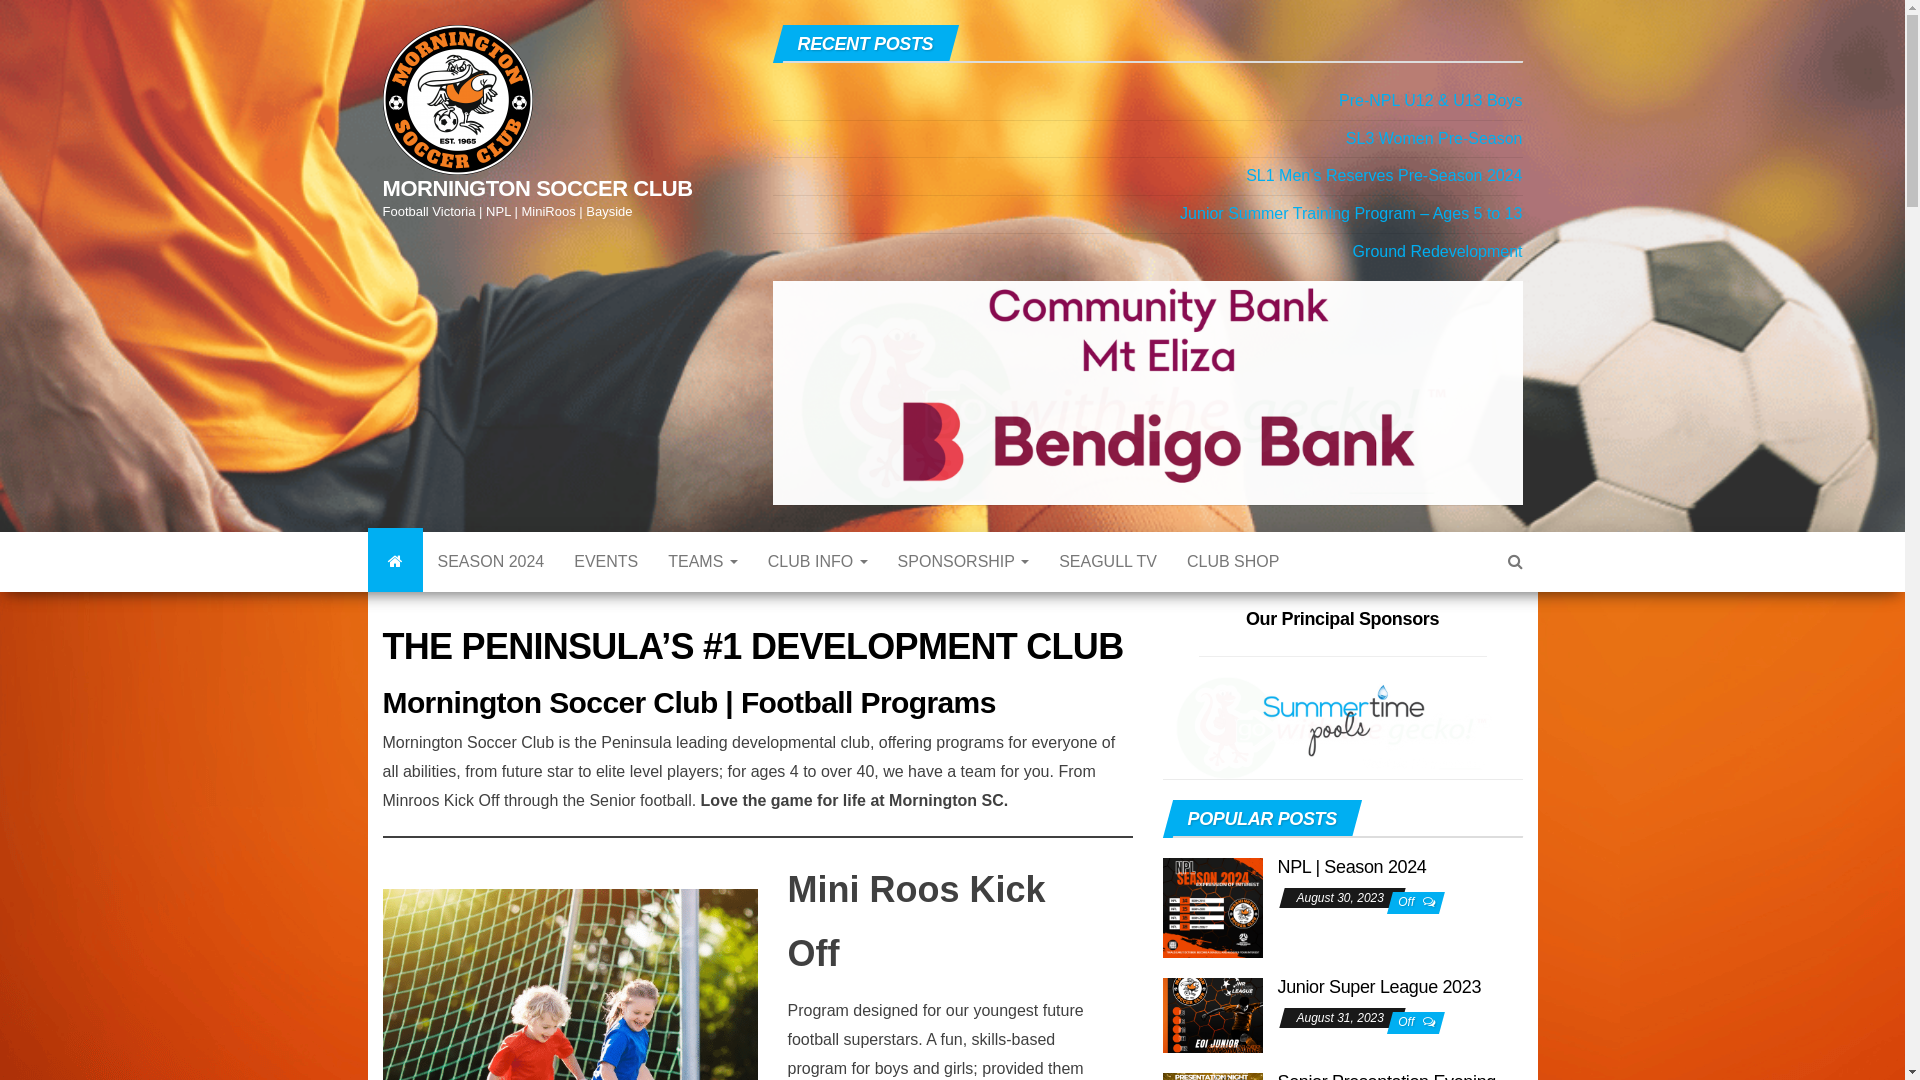 Image resolution: width=1920 pixels, height=1080 pixels. What do you see at coordinates (652, 589) in the screenshot?
I see `'TEAMS'` at bounding box center [652, 589].